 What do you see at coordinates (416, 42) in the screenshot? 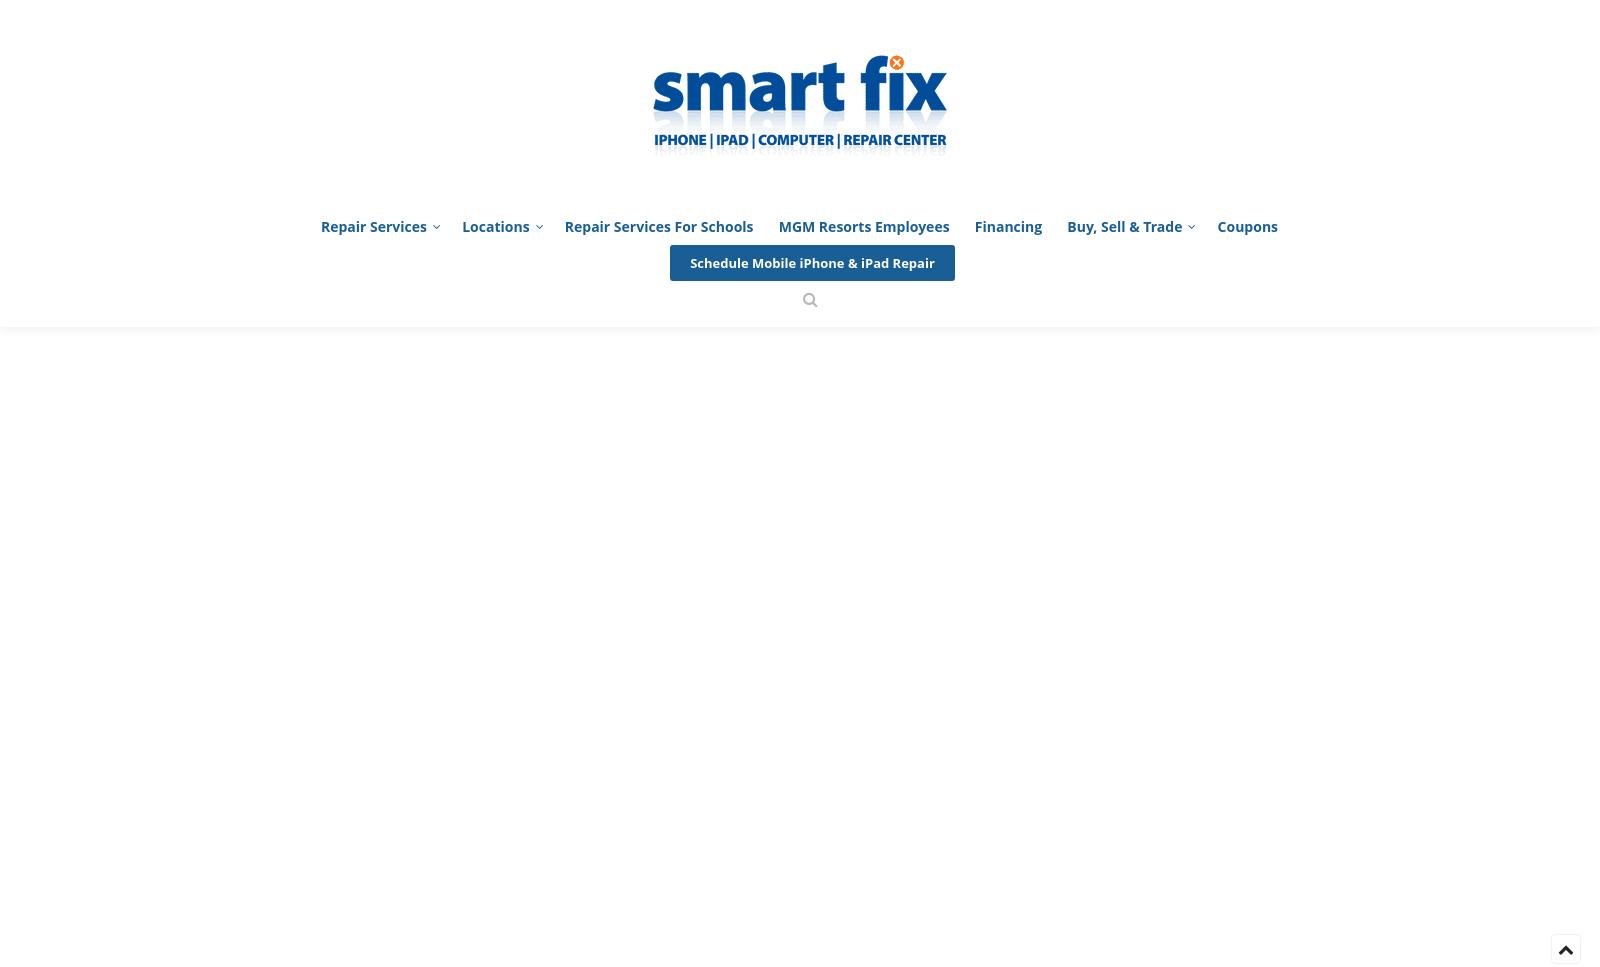
I see `'iPhone Repair Henderson'` at bounding box center [416, 42].